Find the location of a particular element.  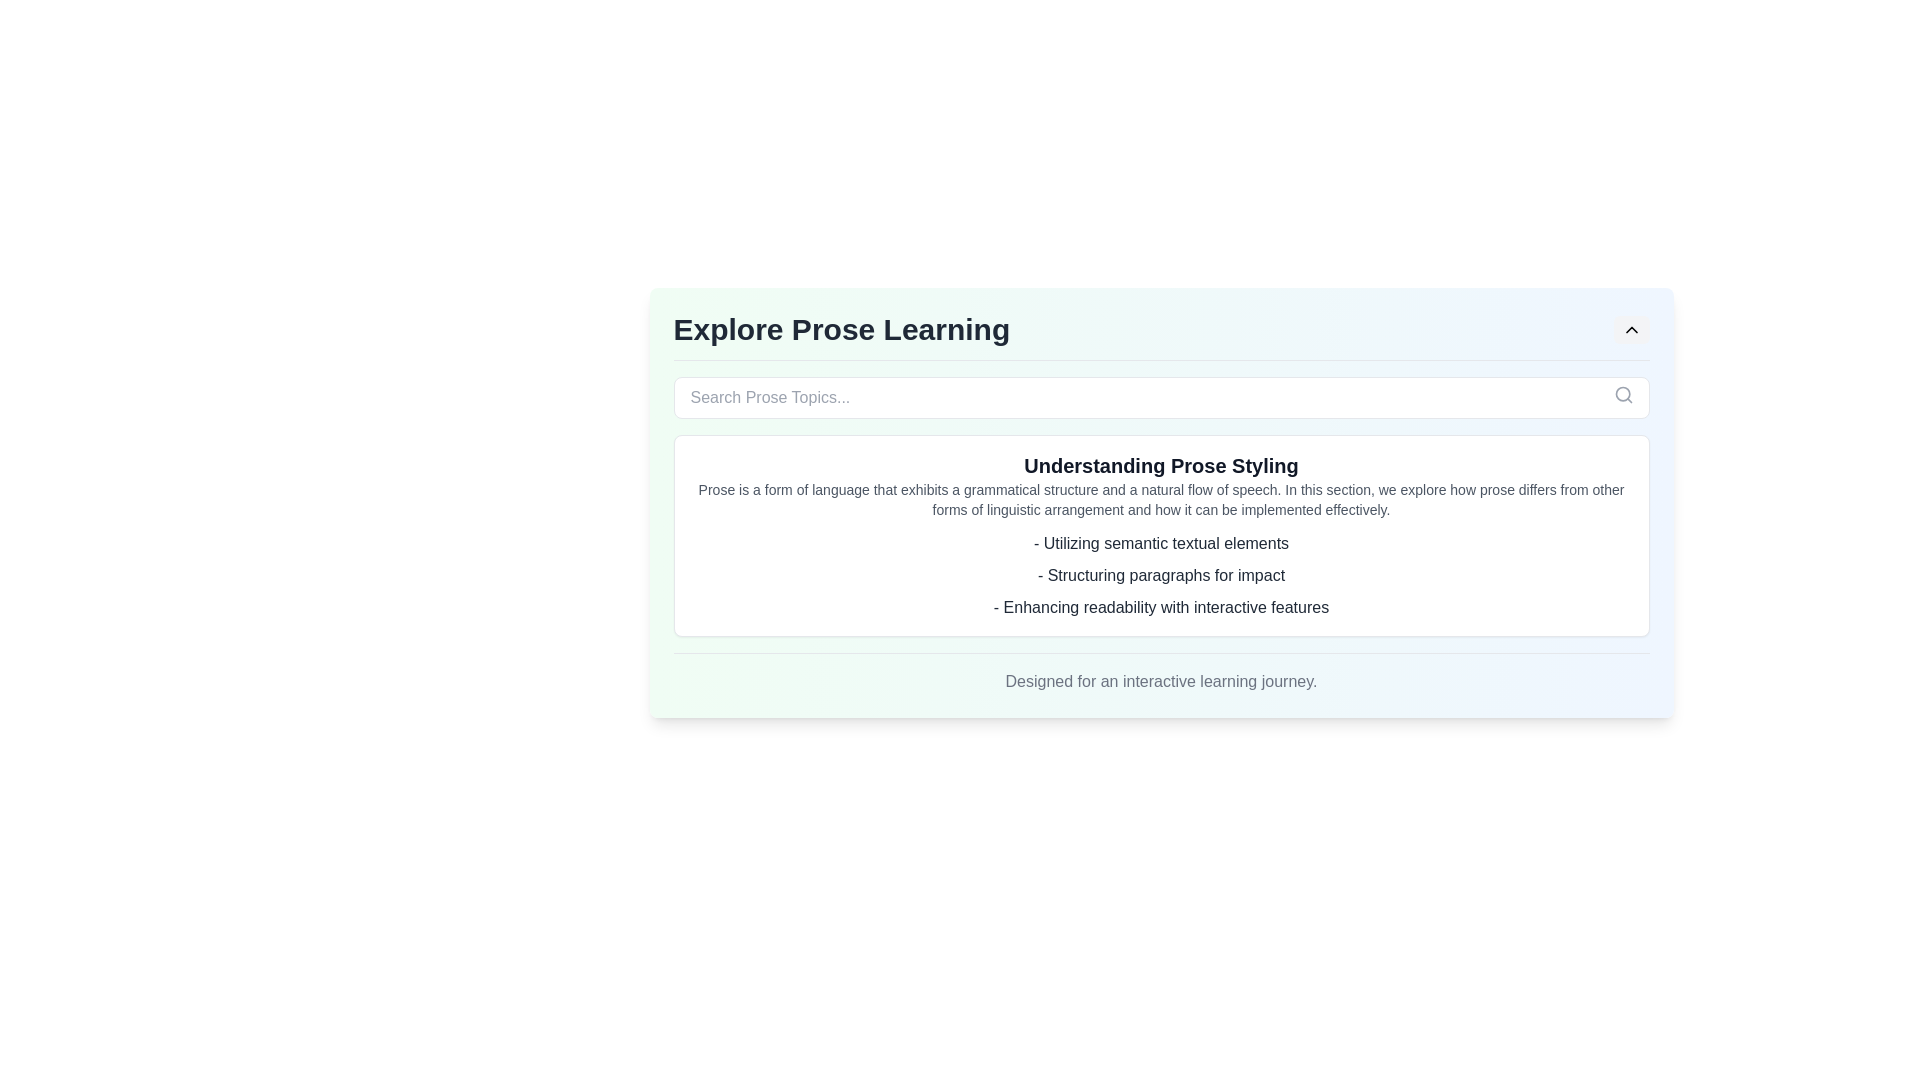

the Header text element, which serves as the title or header introducing the topic, positioned at the upper center area of the white card is located at coordinates (1161, 466).